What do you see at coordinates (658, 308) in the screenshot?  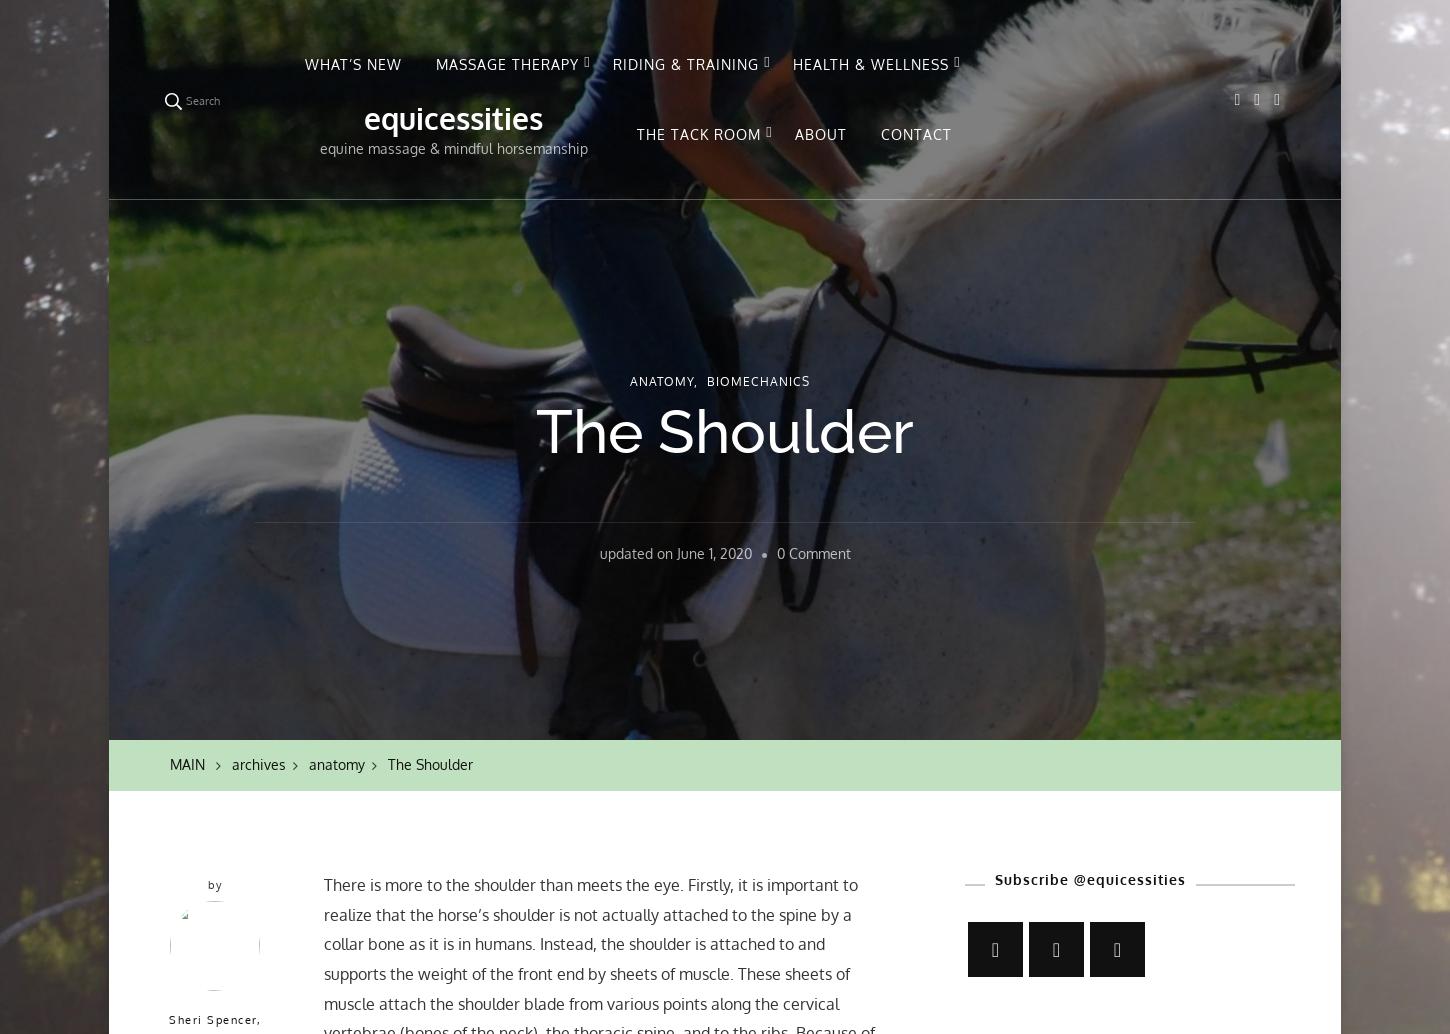 I see `'Biomechanics'` at bounding box center [658, 308].